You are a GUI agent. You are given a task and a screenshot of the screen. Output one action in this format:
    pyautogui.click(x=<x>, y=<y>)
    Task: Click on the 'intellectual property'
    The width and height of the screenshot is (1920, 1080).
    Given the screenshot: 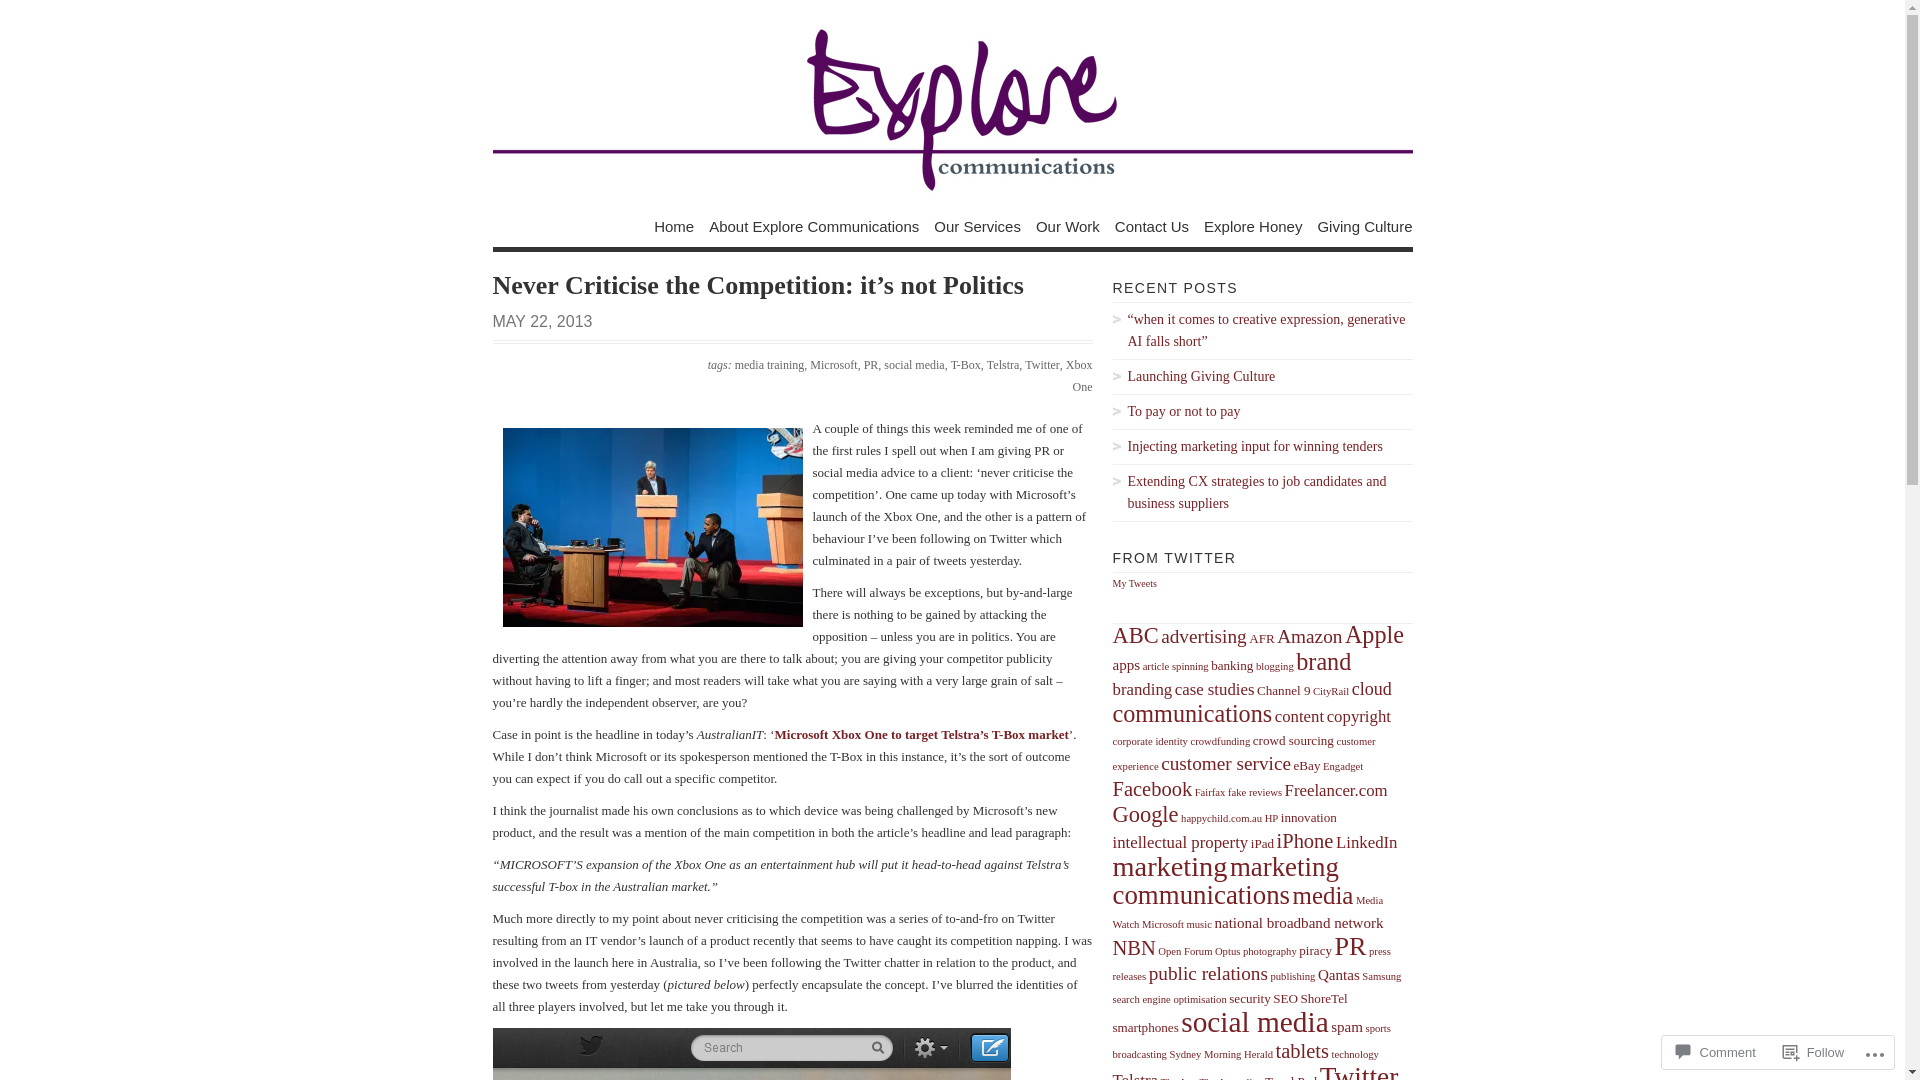 What is the action you would take?
    pyautogui.click(x=1180, y=842)
    